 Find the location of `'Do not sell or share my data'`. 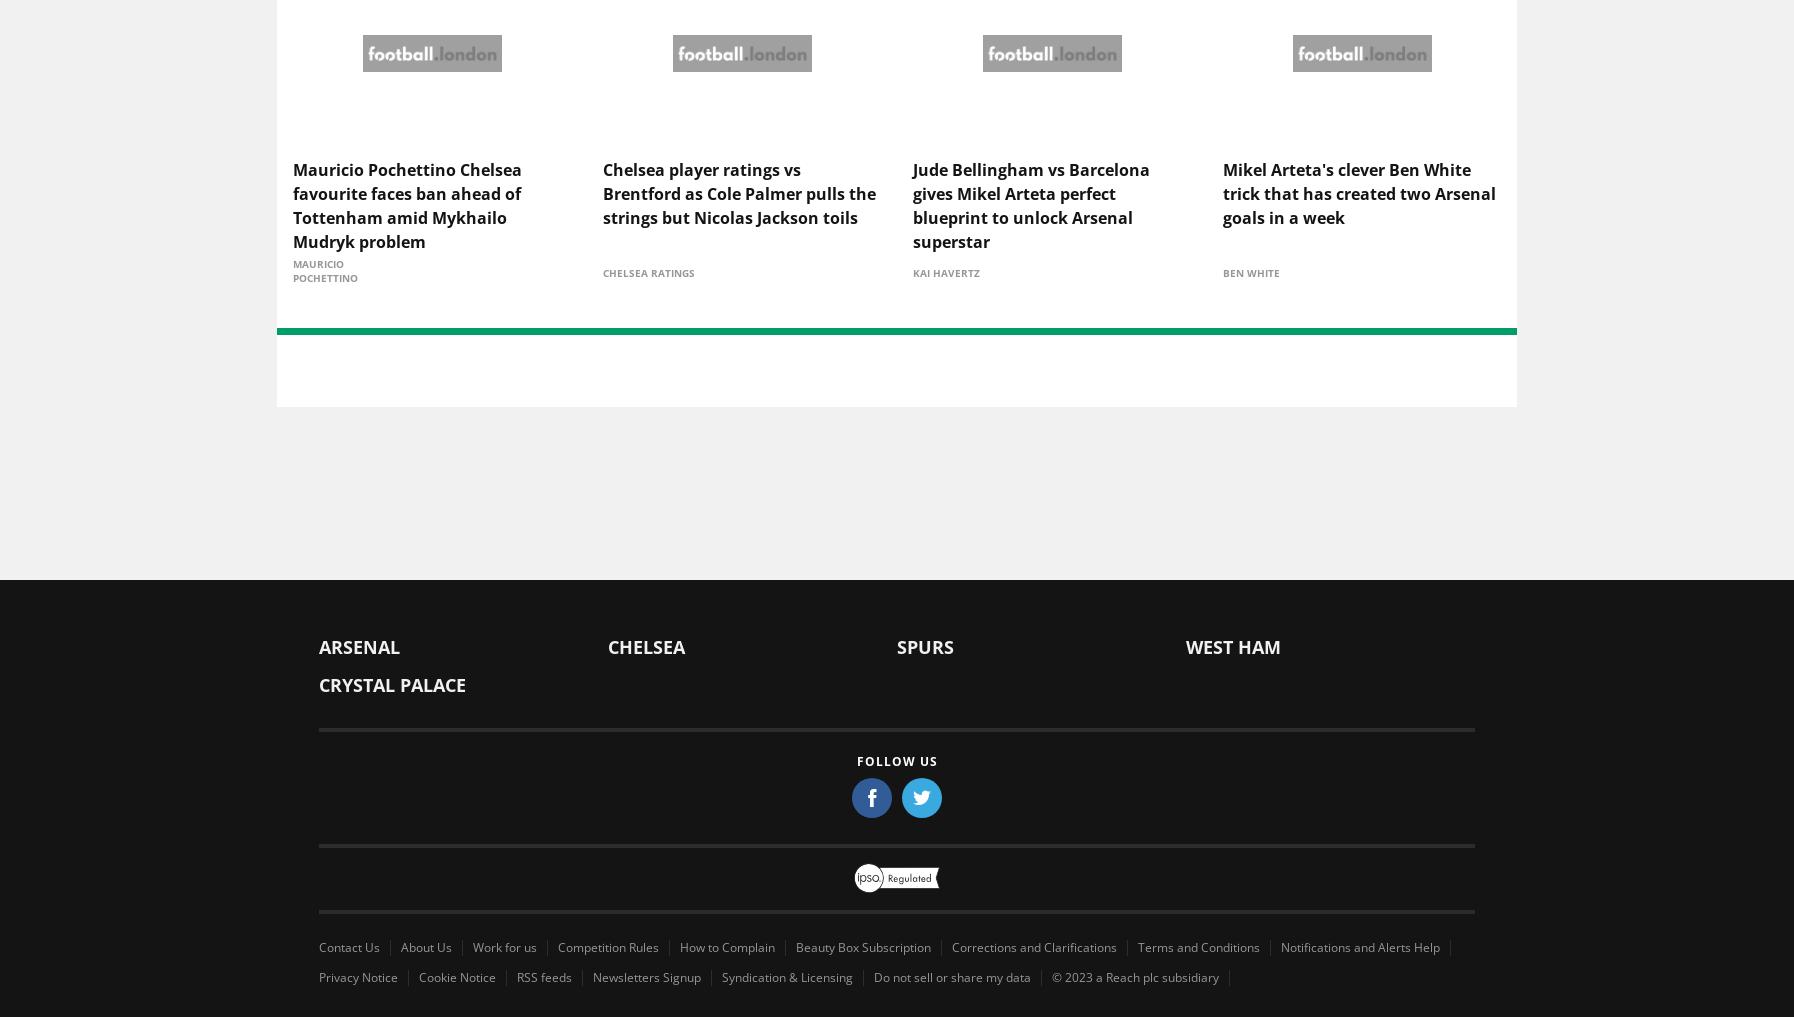

'Do not sell or share my data' is located at coordinates (951, 979).